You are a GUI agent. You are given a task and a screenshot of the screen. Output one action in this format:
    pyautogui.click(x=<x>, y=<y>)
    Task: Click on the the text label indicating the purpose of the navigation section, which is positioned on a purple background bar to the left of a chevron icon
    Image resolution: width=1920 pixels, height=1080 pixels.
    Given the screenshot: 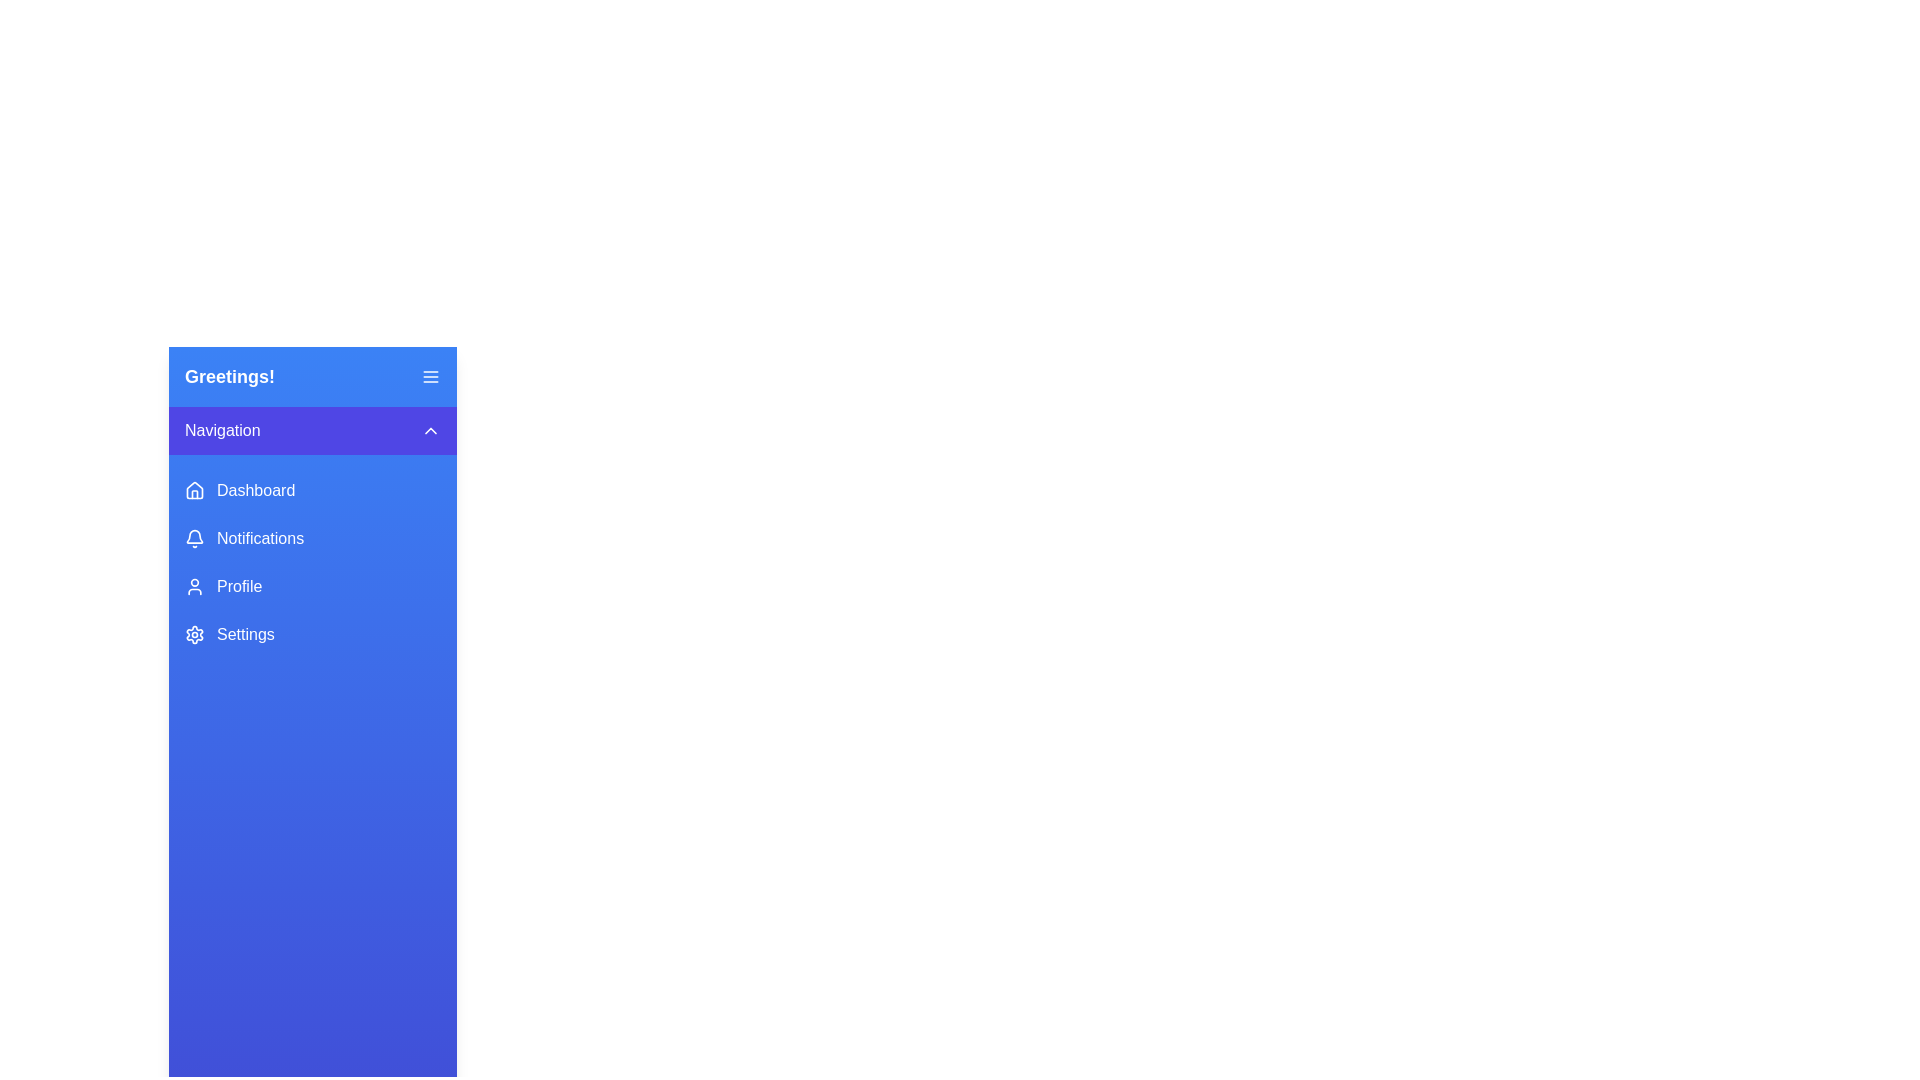 What is the action you would take?
    pyautogui.click(x=222, y=430)
    